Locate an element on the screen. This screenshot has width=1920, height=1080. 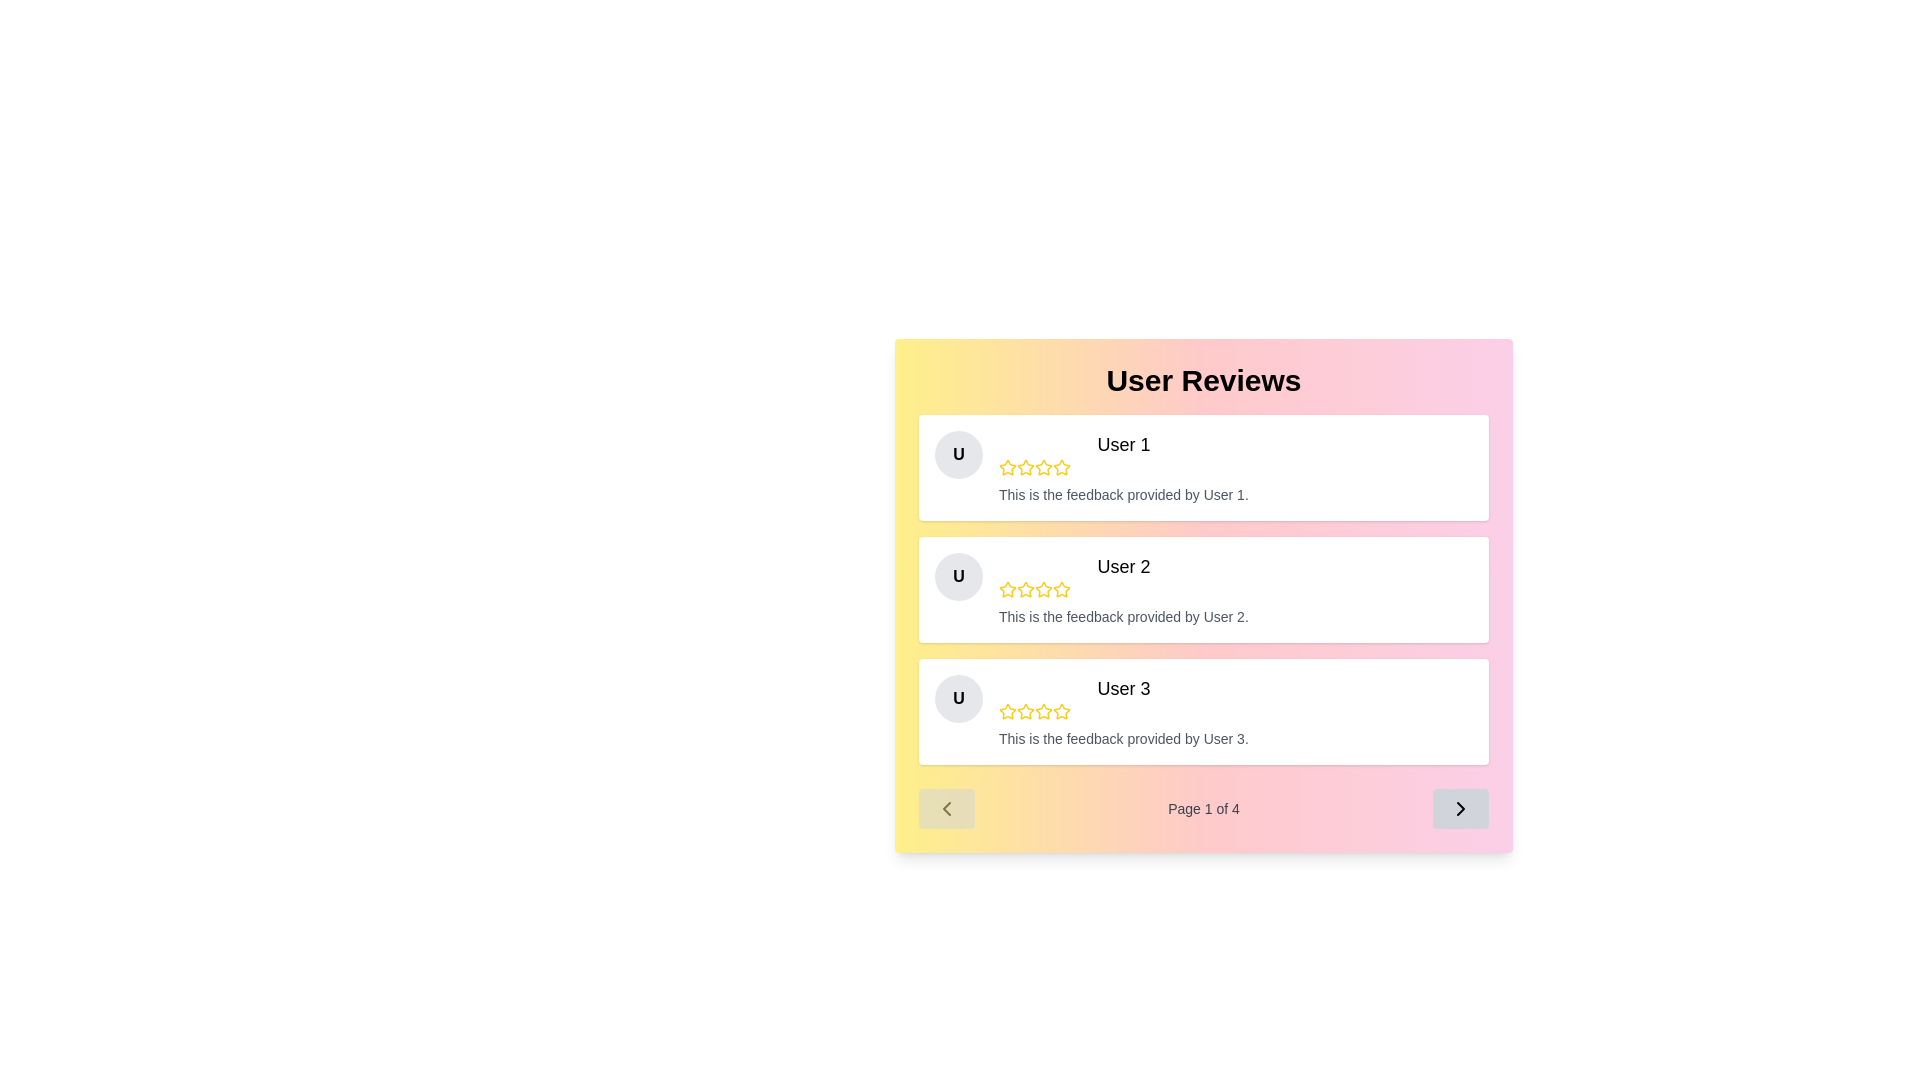
the sixth yellow star icon representing a rating indicator for the first user review is located at coordinates (1060, 467).